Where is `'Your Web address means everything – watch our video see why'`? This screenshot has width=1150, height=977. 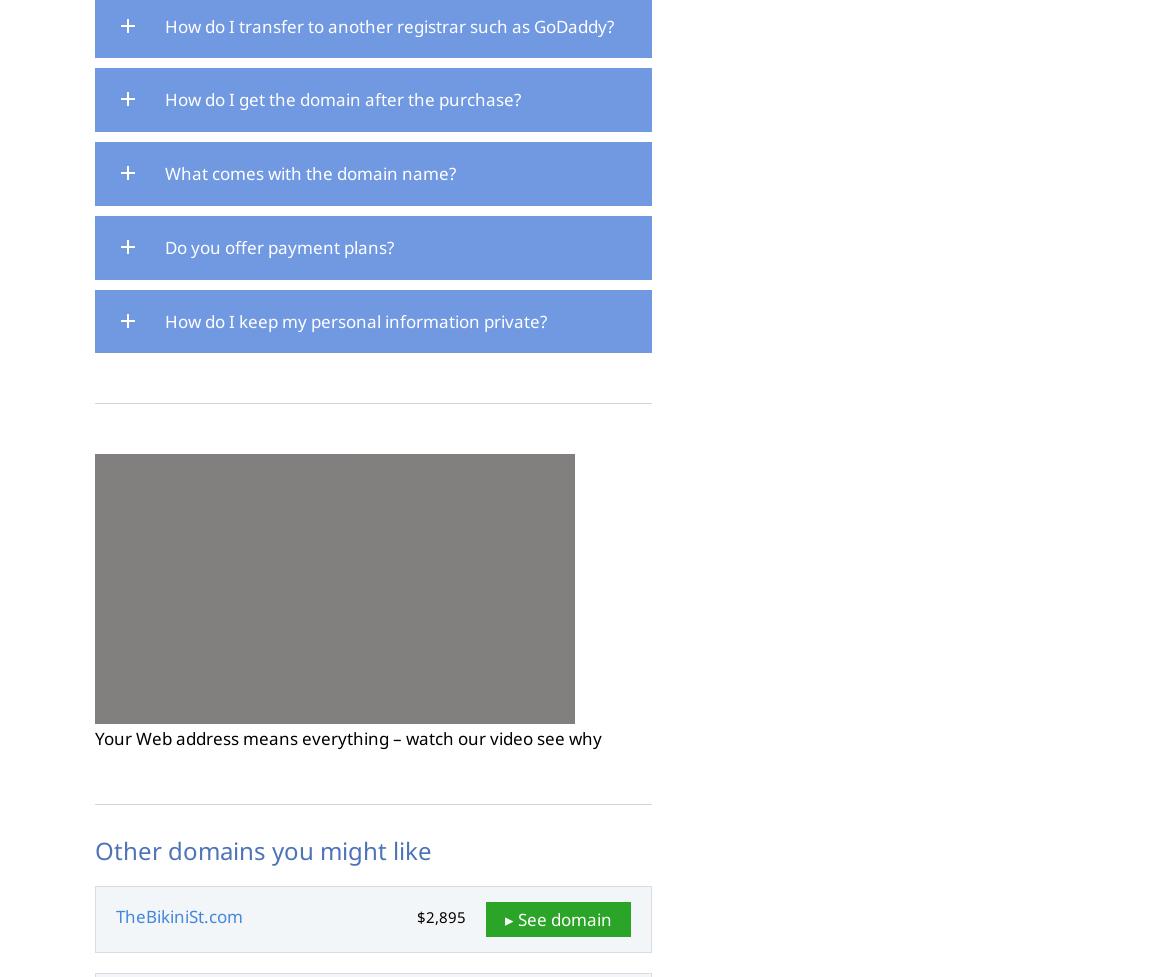
'Your Web address means everything – watch our video see why' is located at coordinates (348, 738).